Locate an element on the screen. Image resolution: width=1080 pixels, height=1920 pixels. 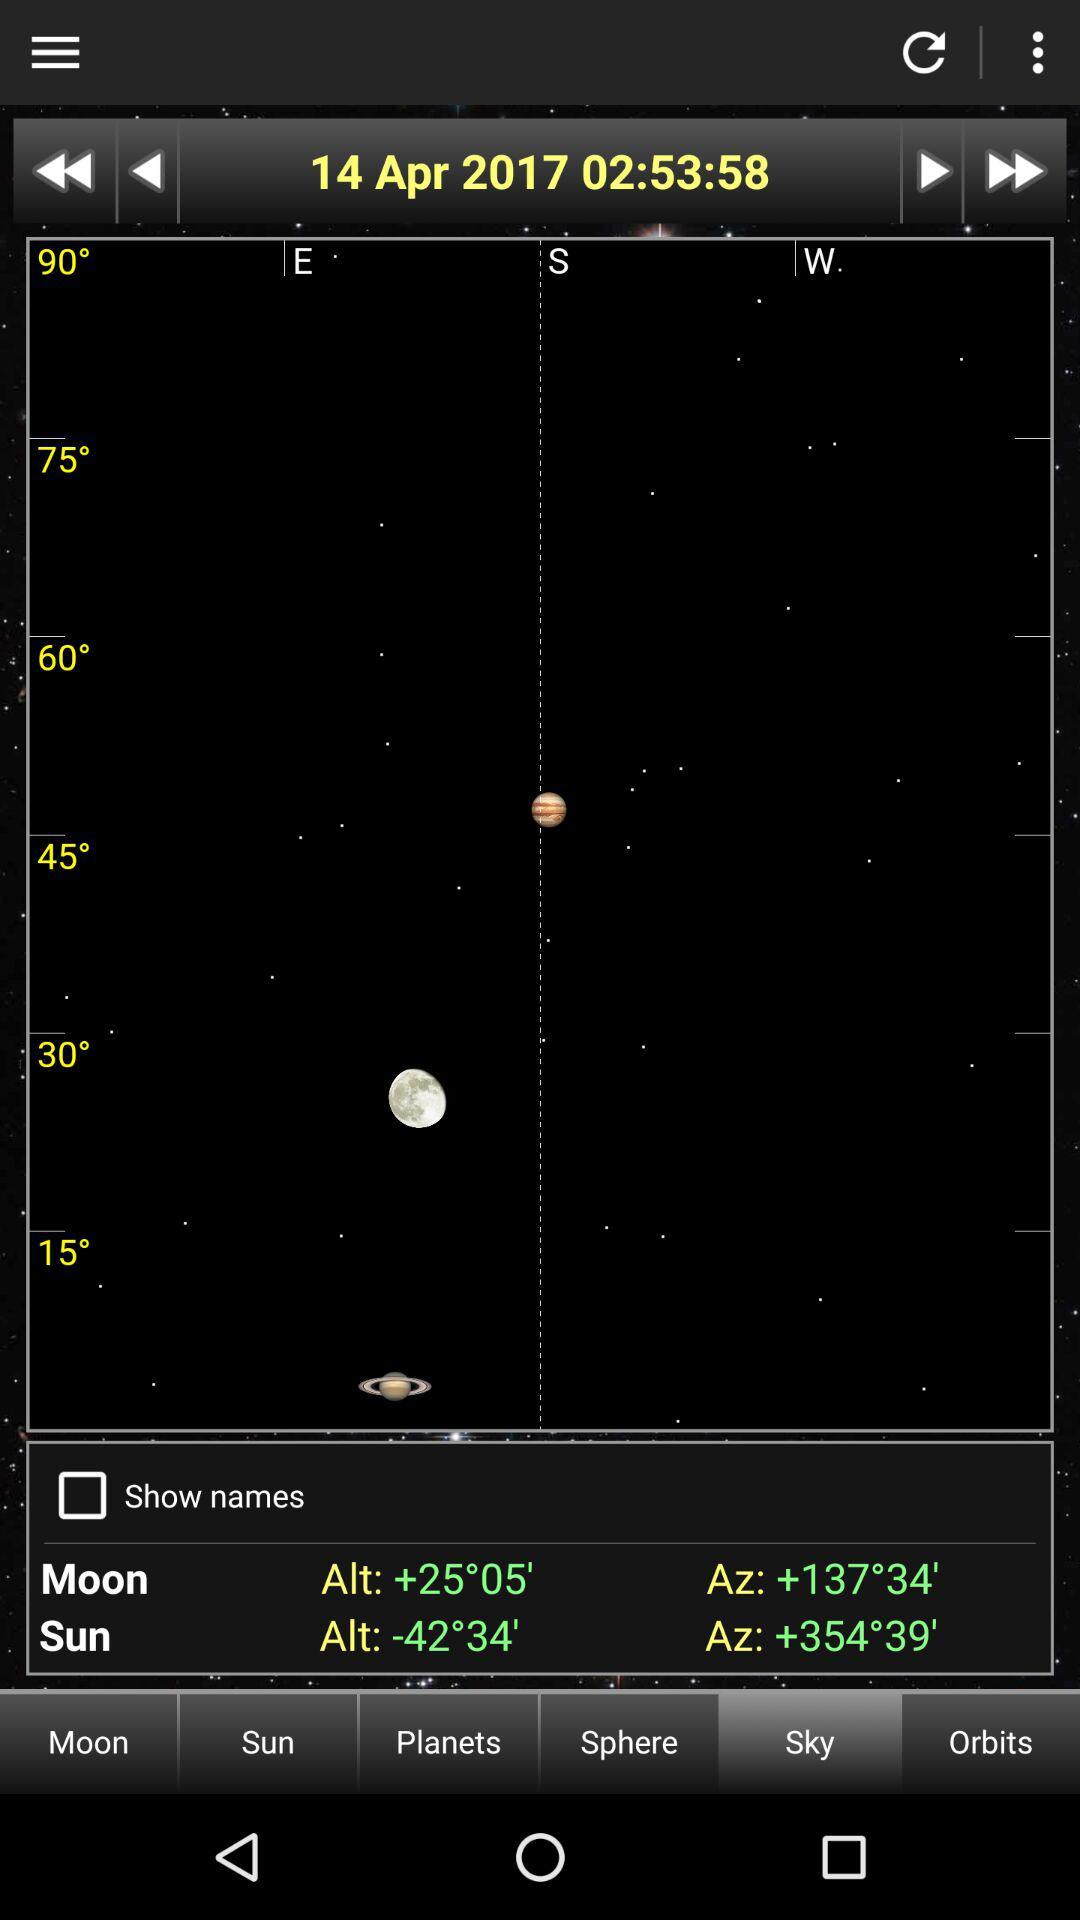
the item to the right of 14 apr 2017  icon is located at coordinates (675, 171).